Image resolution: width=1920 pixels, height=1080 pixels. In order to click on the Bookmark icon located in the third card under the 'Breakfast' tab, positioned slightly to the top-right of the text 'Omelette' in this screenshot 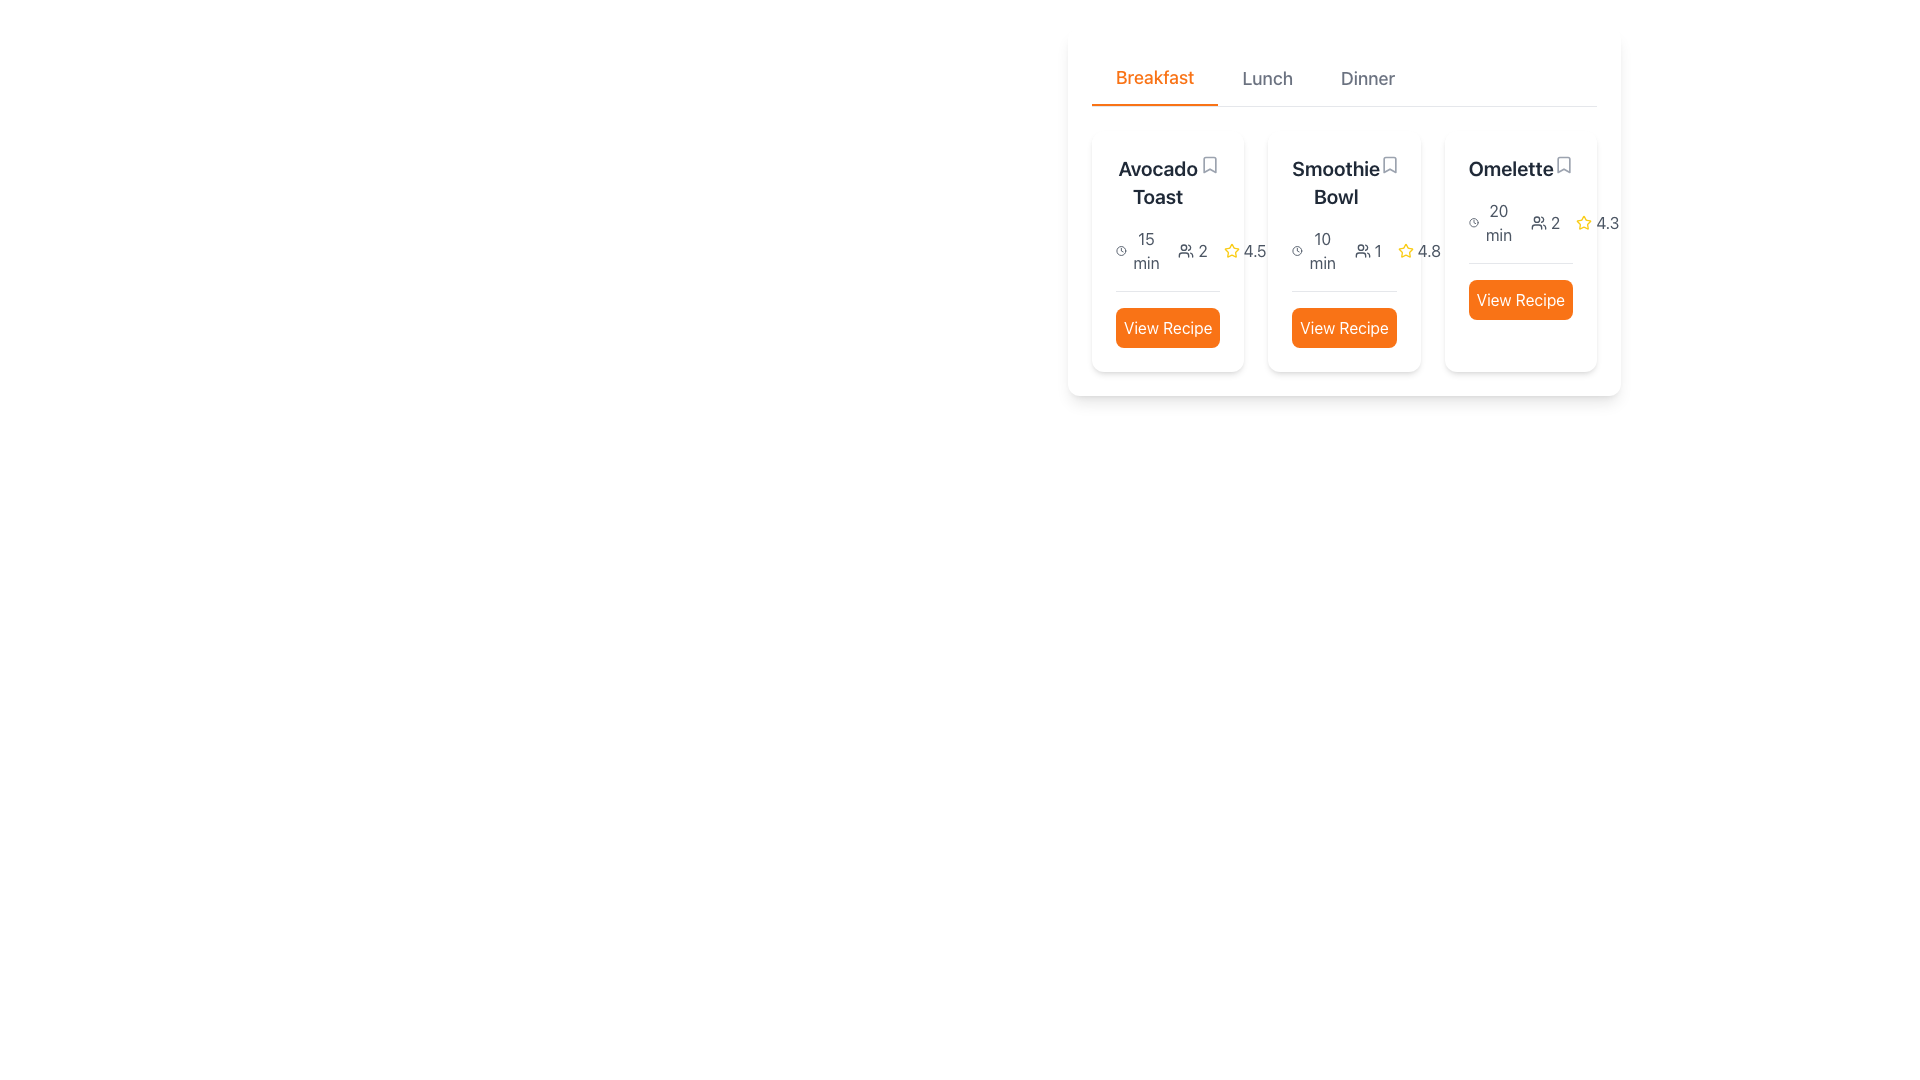, I will do `click(1562, 164)`.